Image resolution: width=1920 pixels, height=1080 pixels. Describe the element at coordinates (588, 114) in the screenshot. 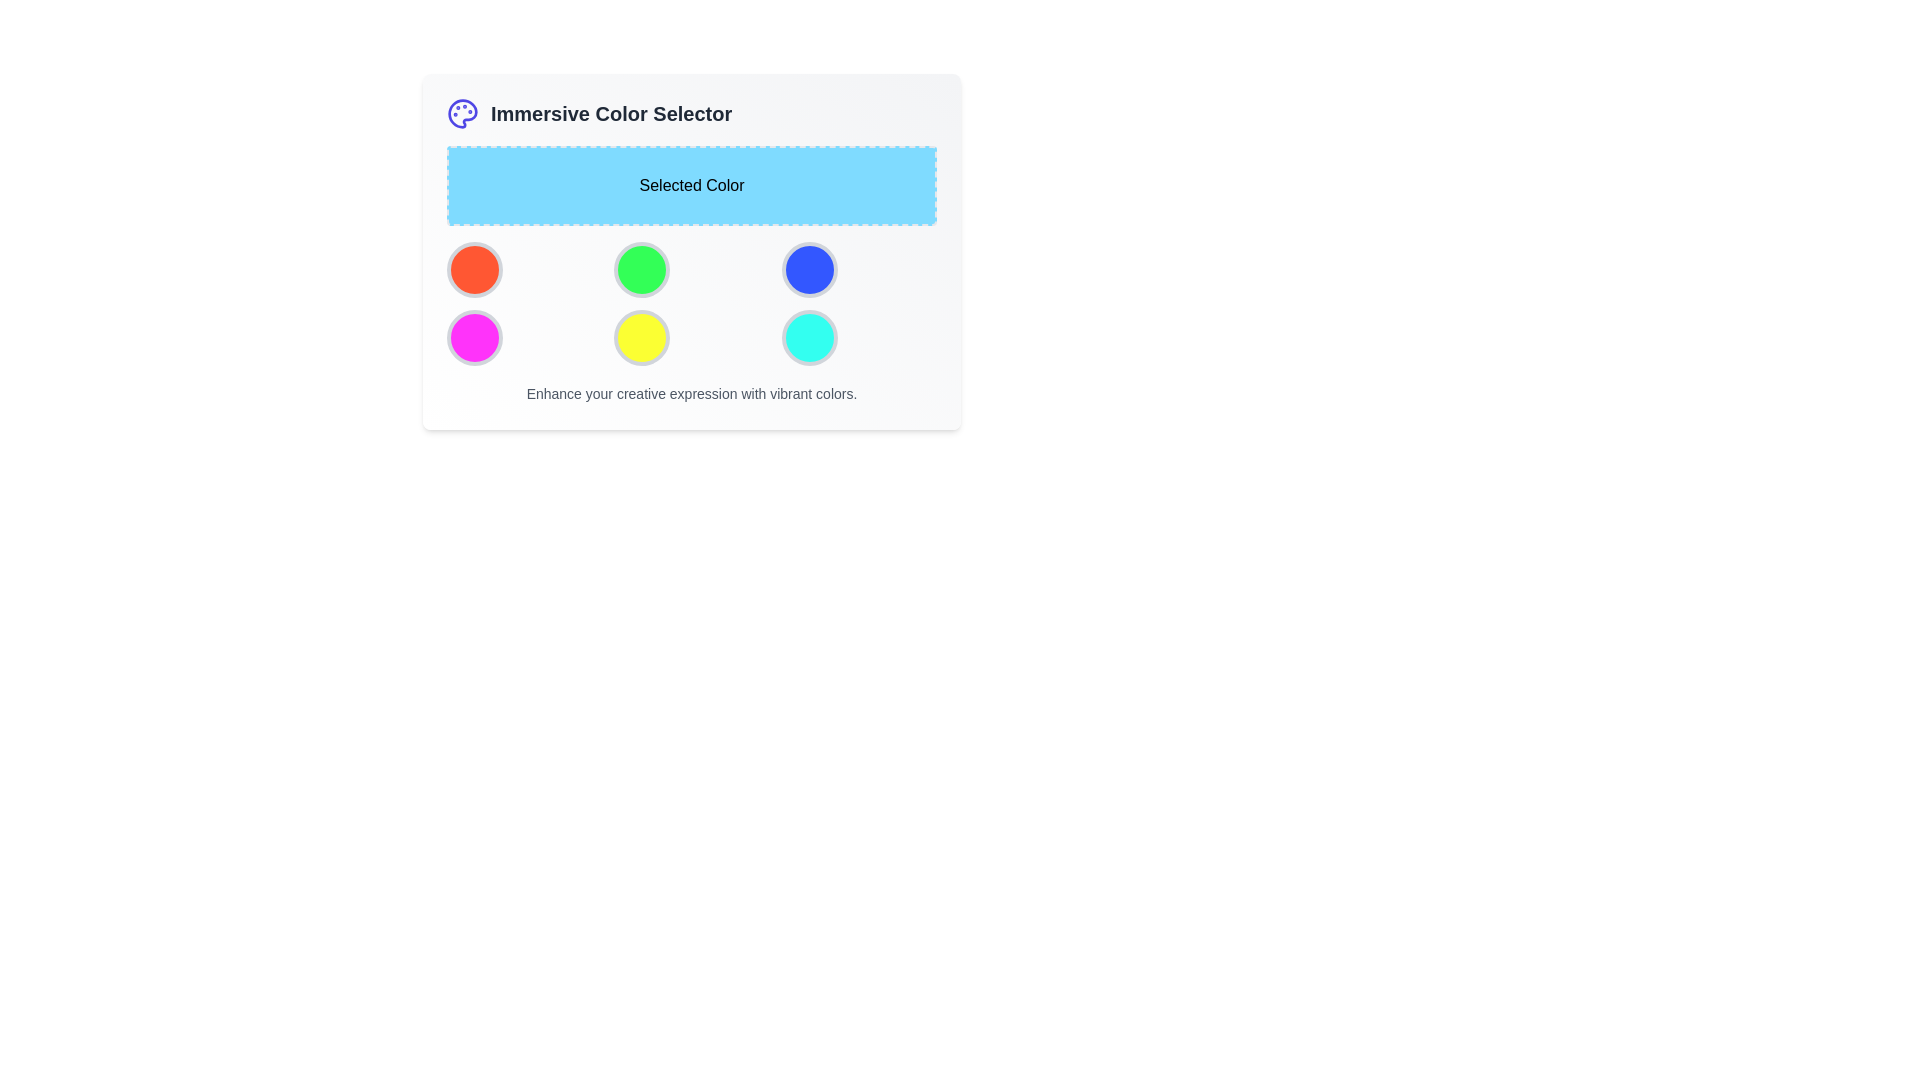

I see `the Text Label that serves as the title for the color selection tool, positioned at the top-left of the interface, aligned with a decorative palette icon to its left` at that location.